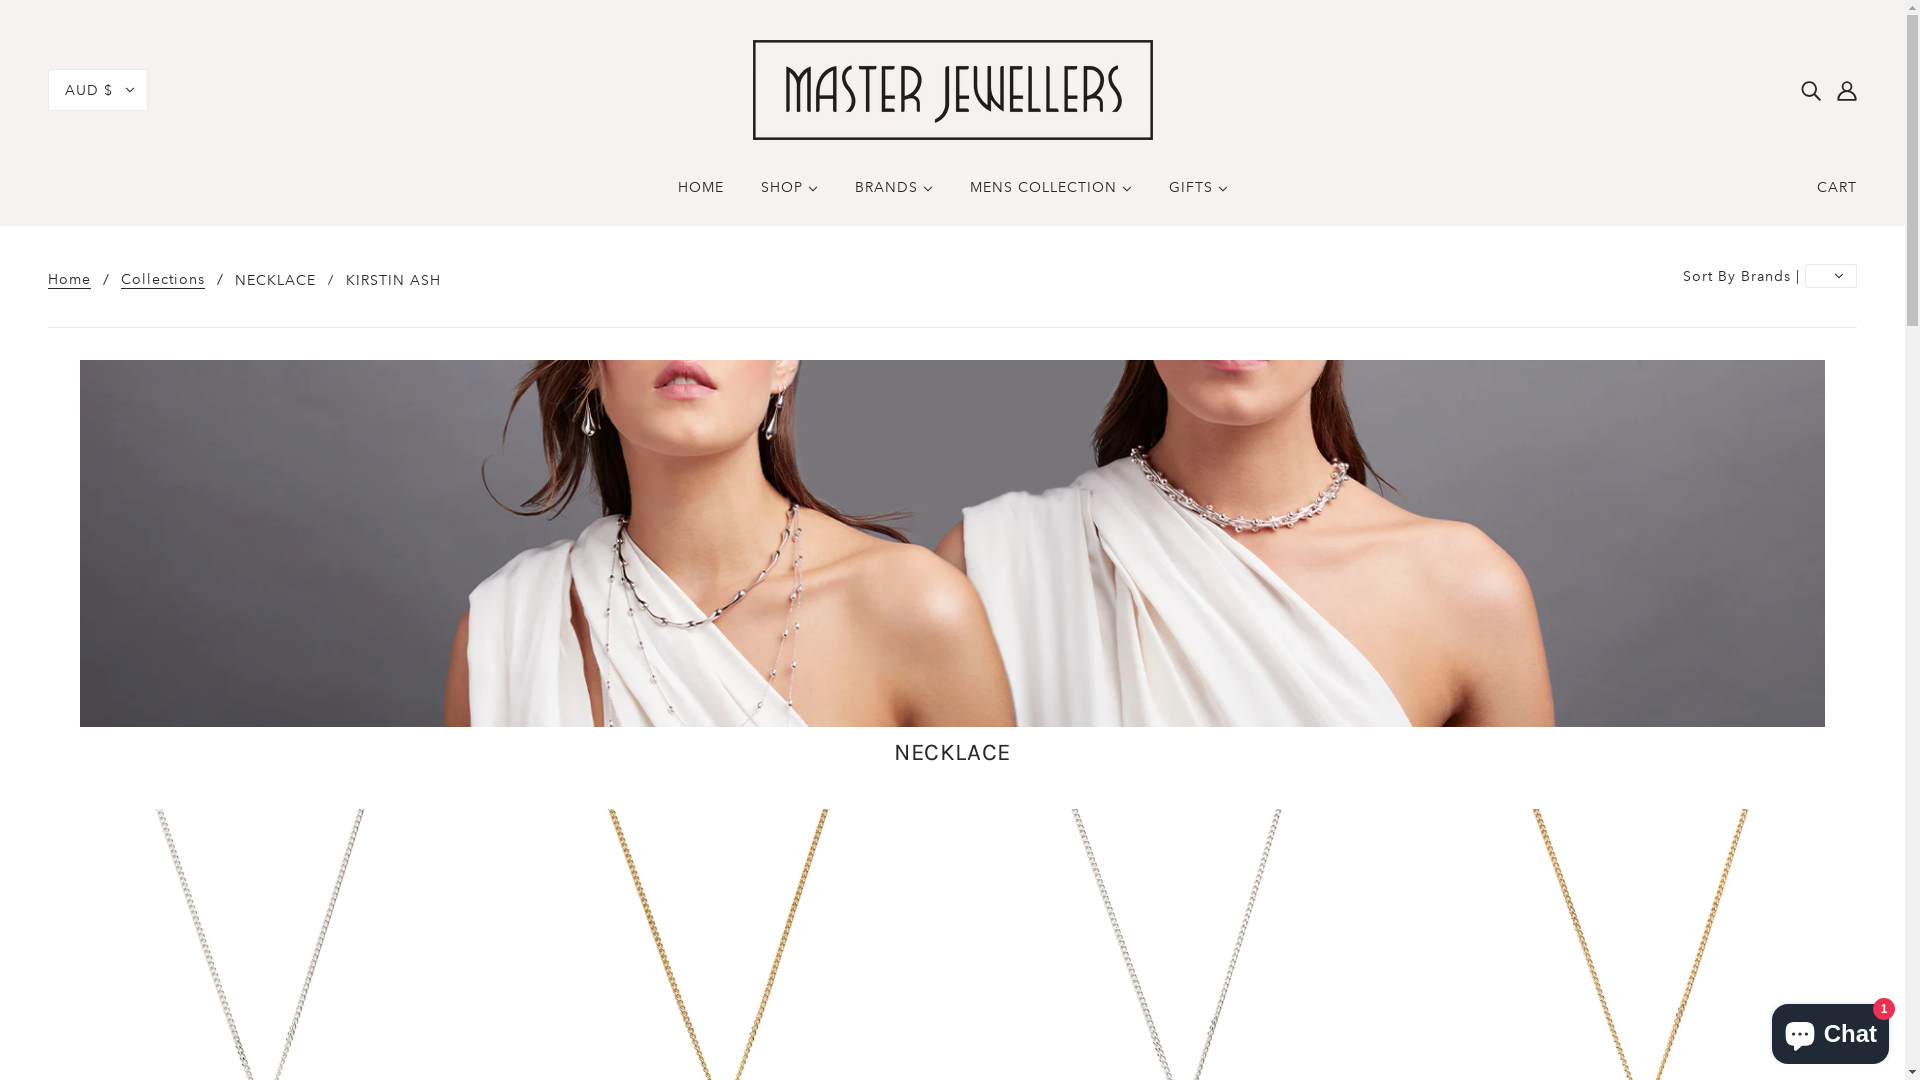 The image size is (1920, 1080). What do you see at coordinates (662, 195) in the screenshot?
I see `'HOME'` at bounding box center [662, 195].